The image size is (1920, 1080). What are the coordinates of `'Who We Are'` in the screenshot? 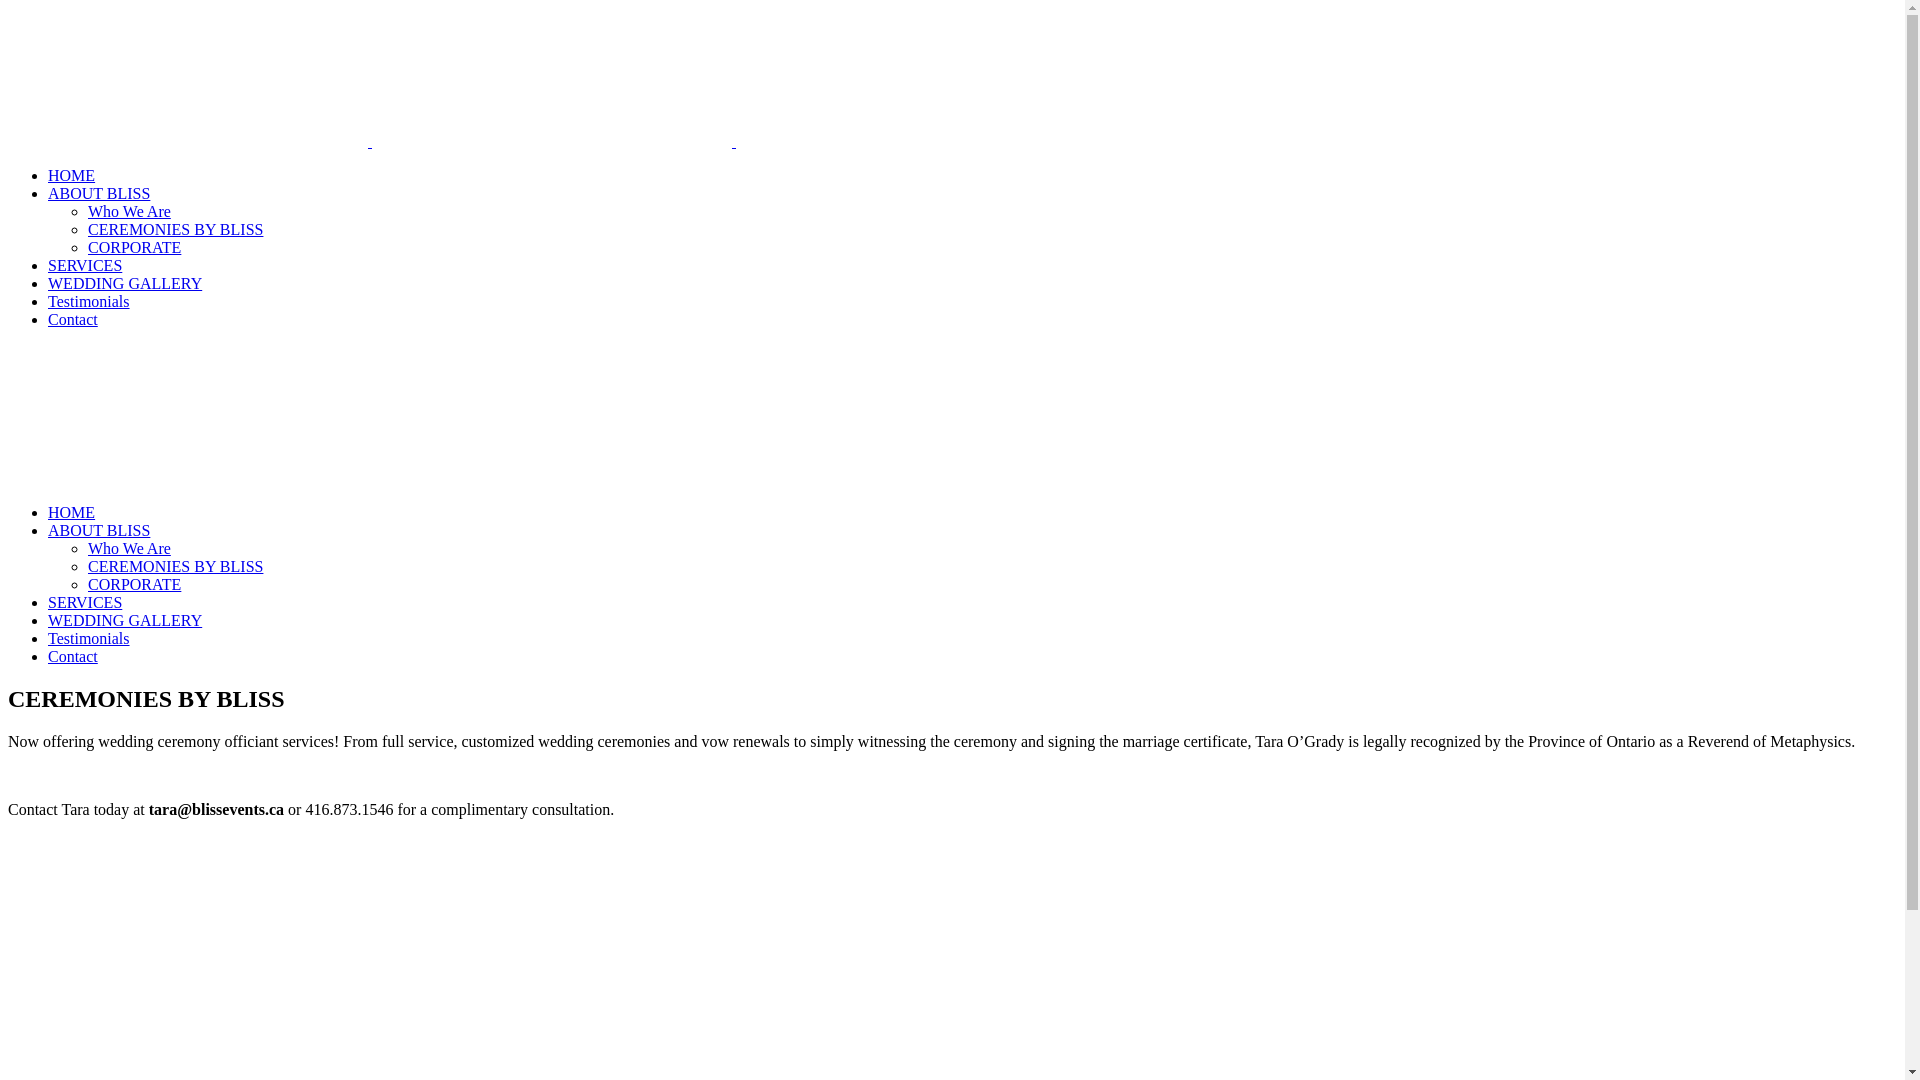 It's located at (128, 211).